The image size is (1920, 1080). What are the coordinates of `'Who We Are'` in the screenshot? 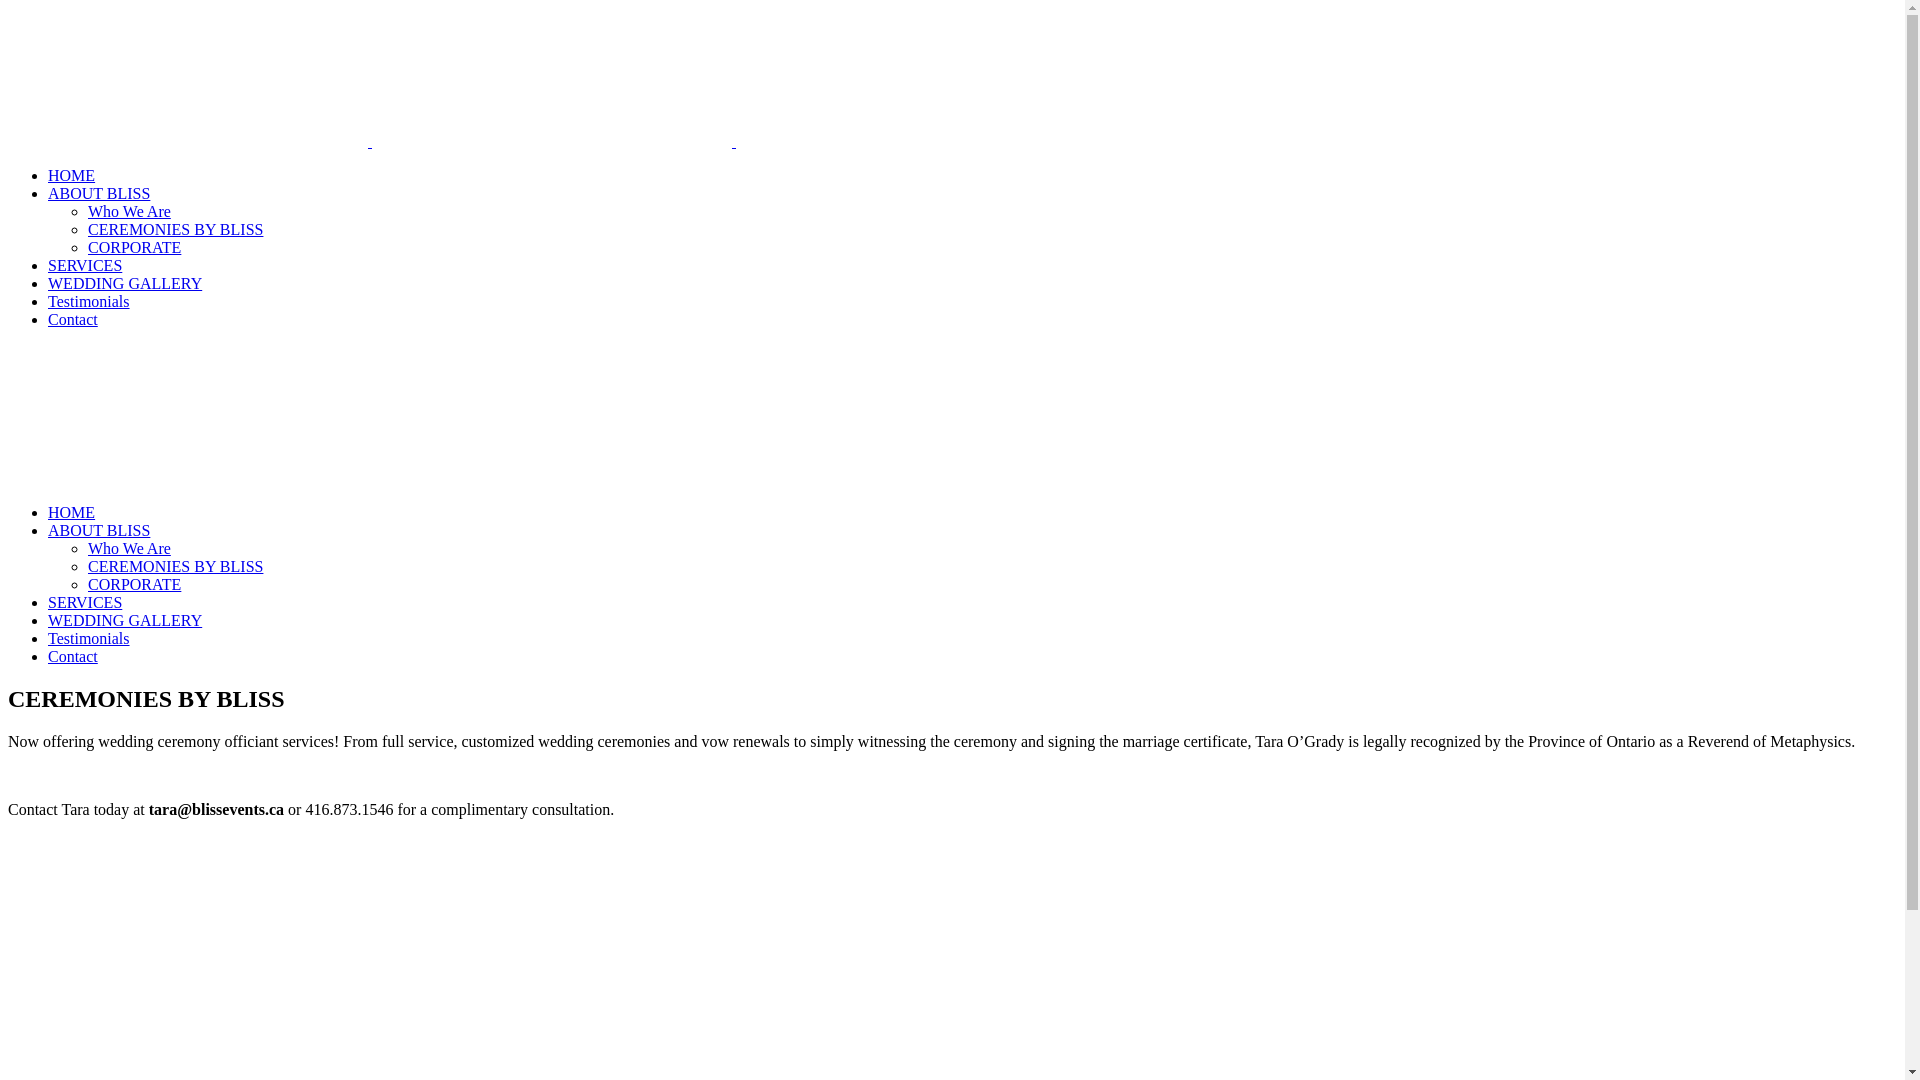 It's located at (128, 211).